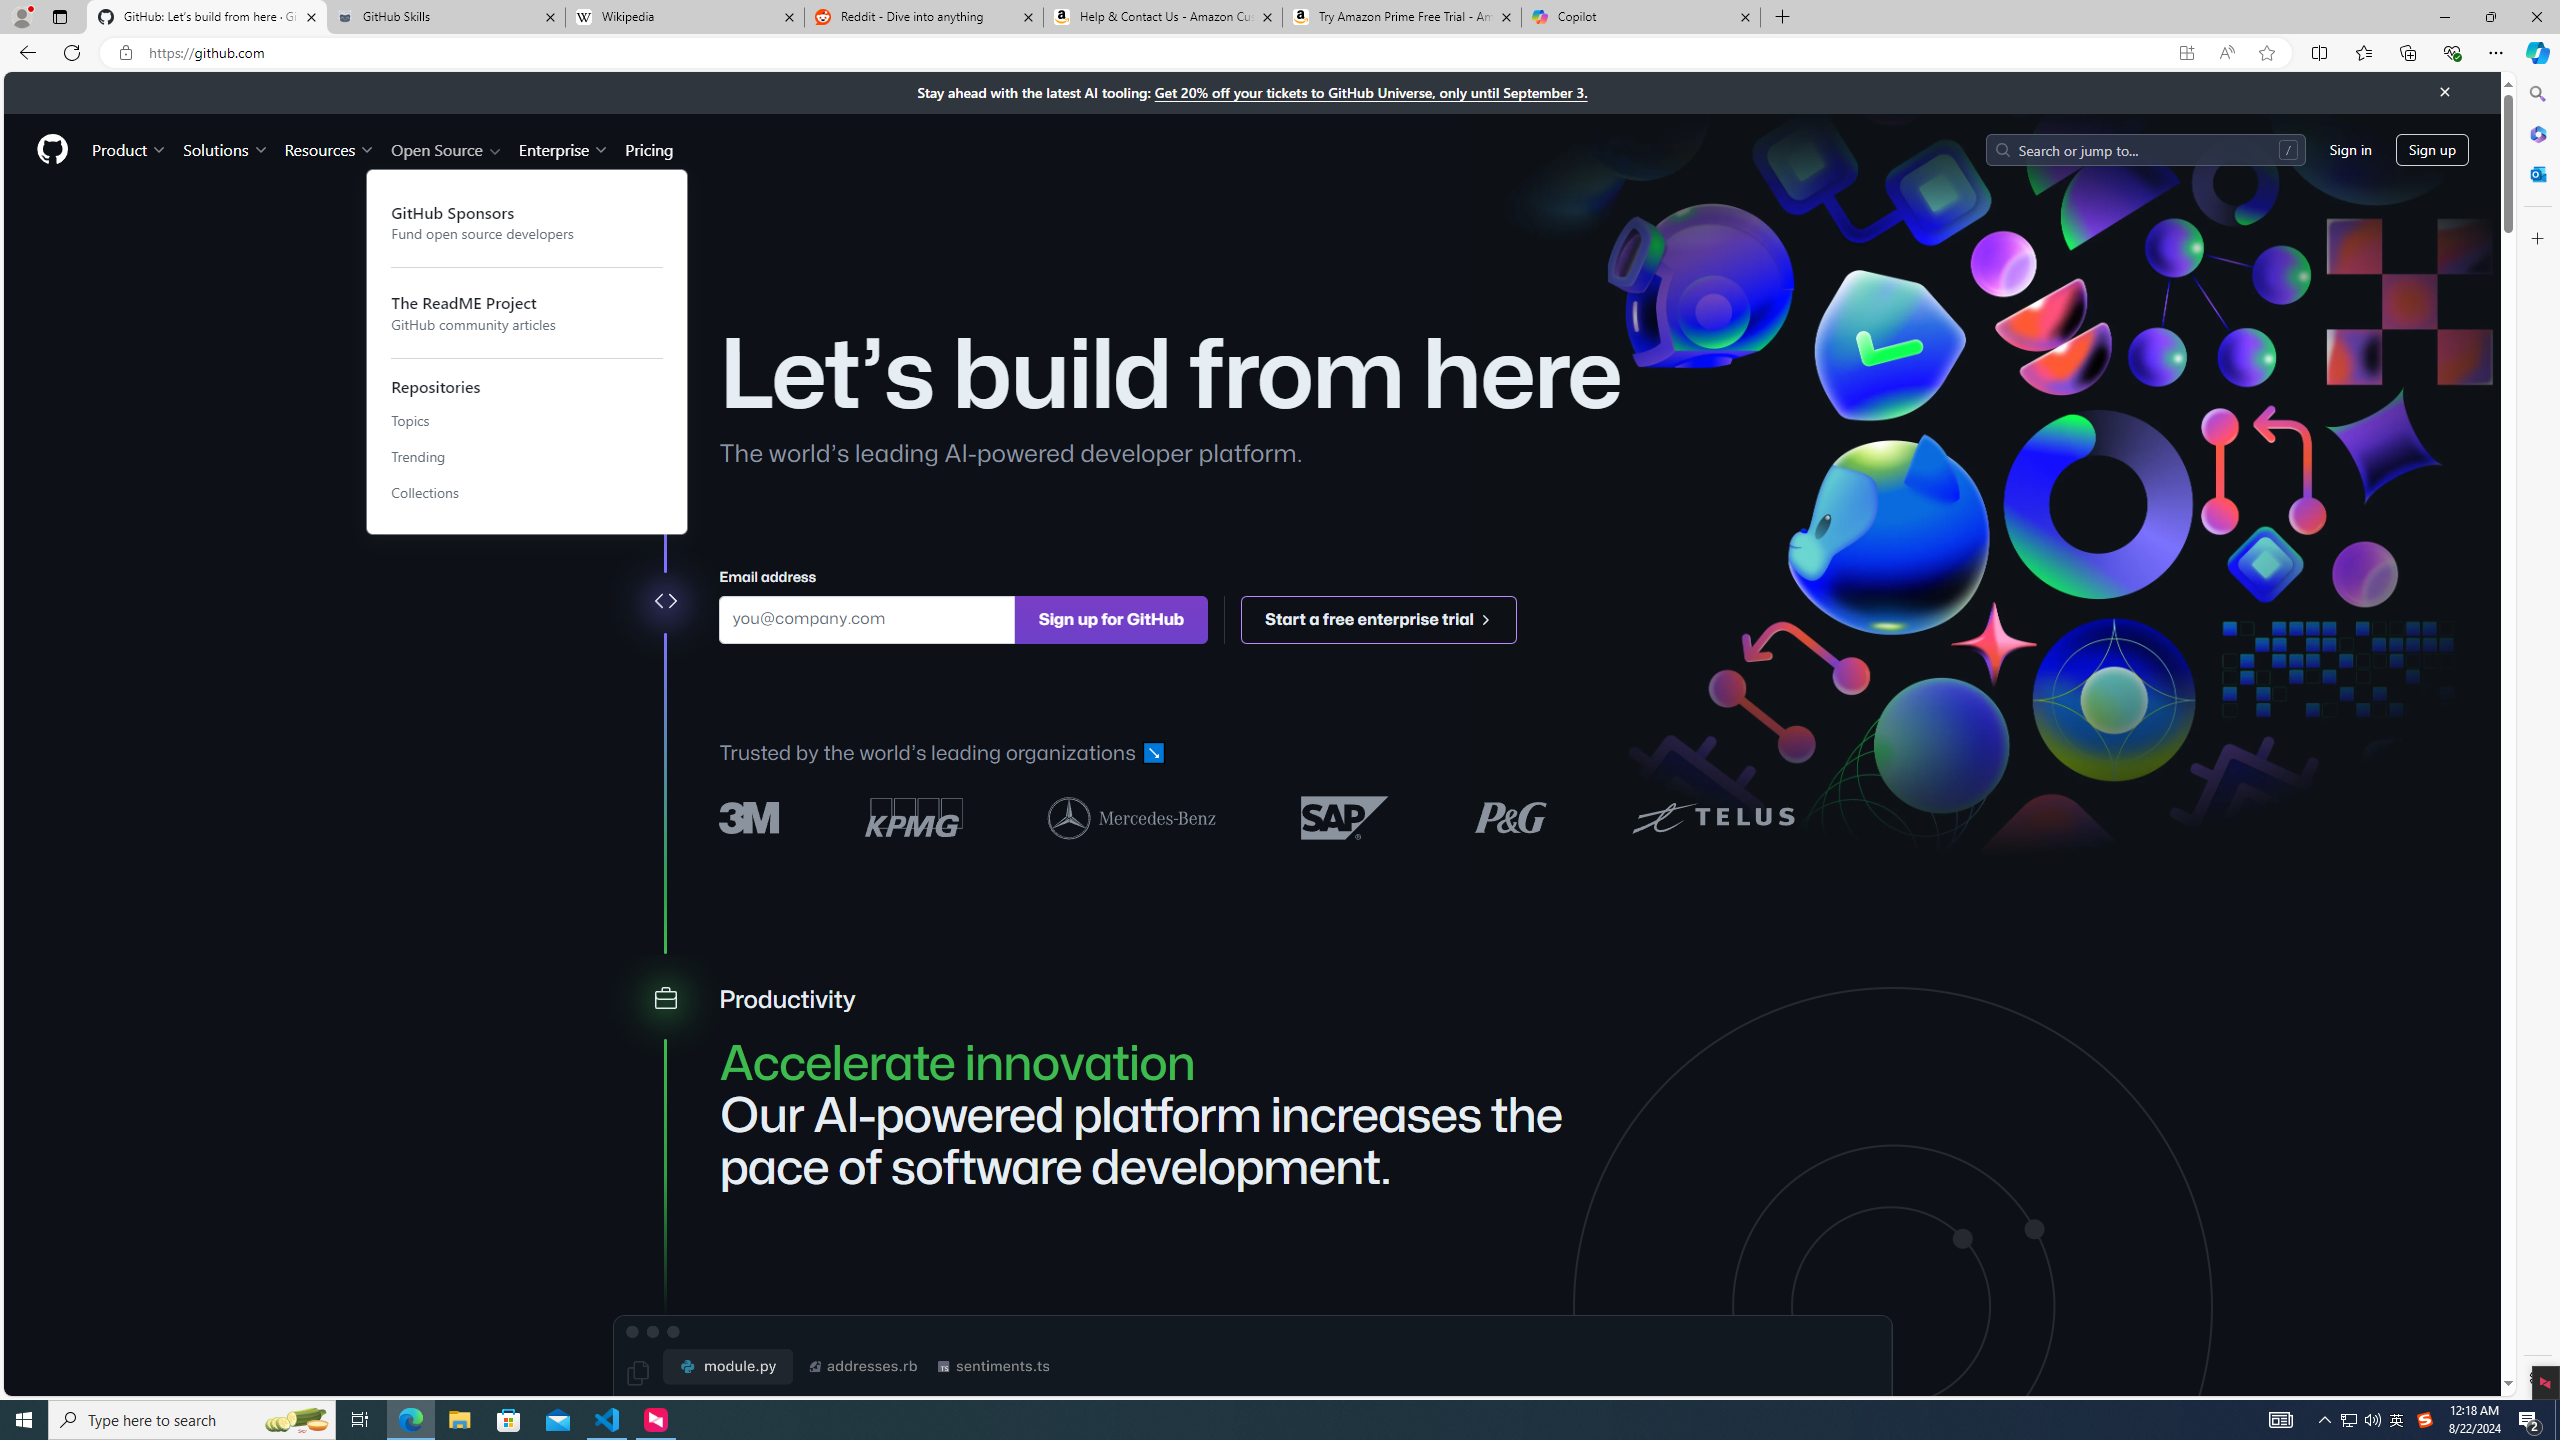 The width and height of the screenshot is (2560, 1440). What do you see at coordinates (1345, 816) in the screenshot?
I see `'SAP logo'` at bounding box center [1345, 816].